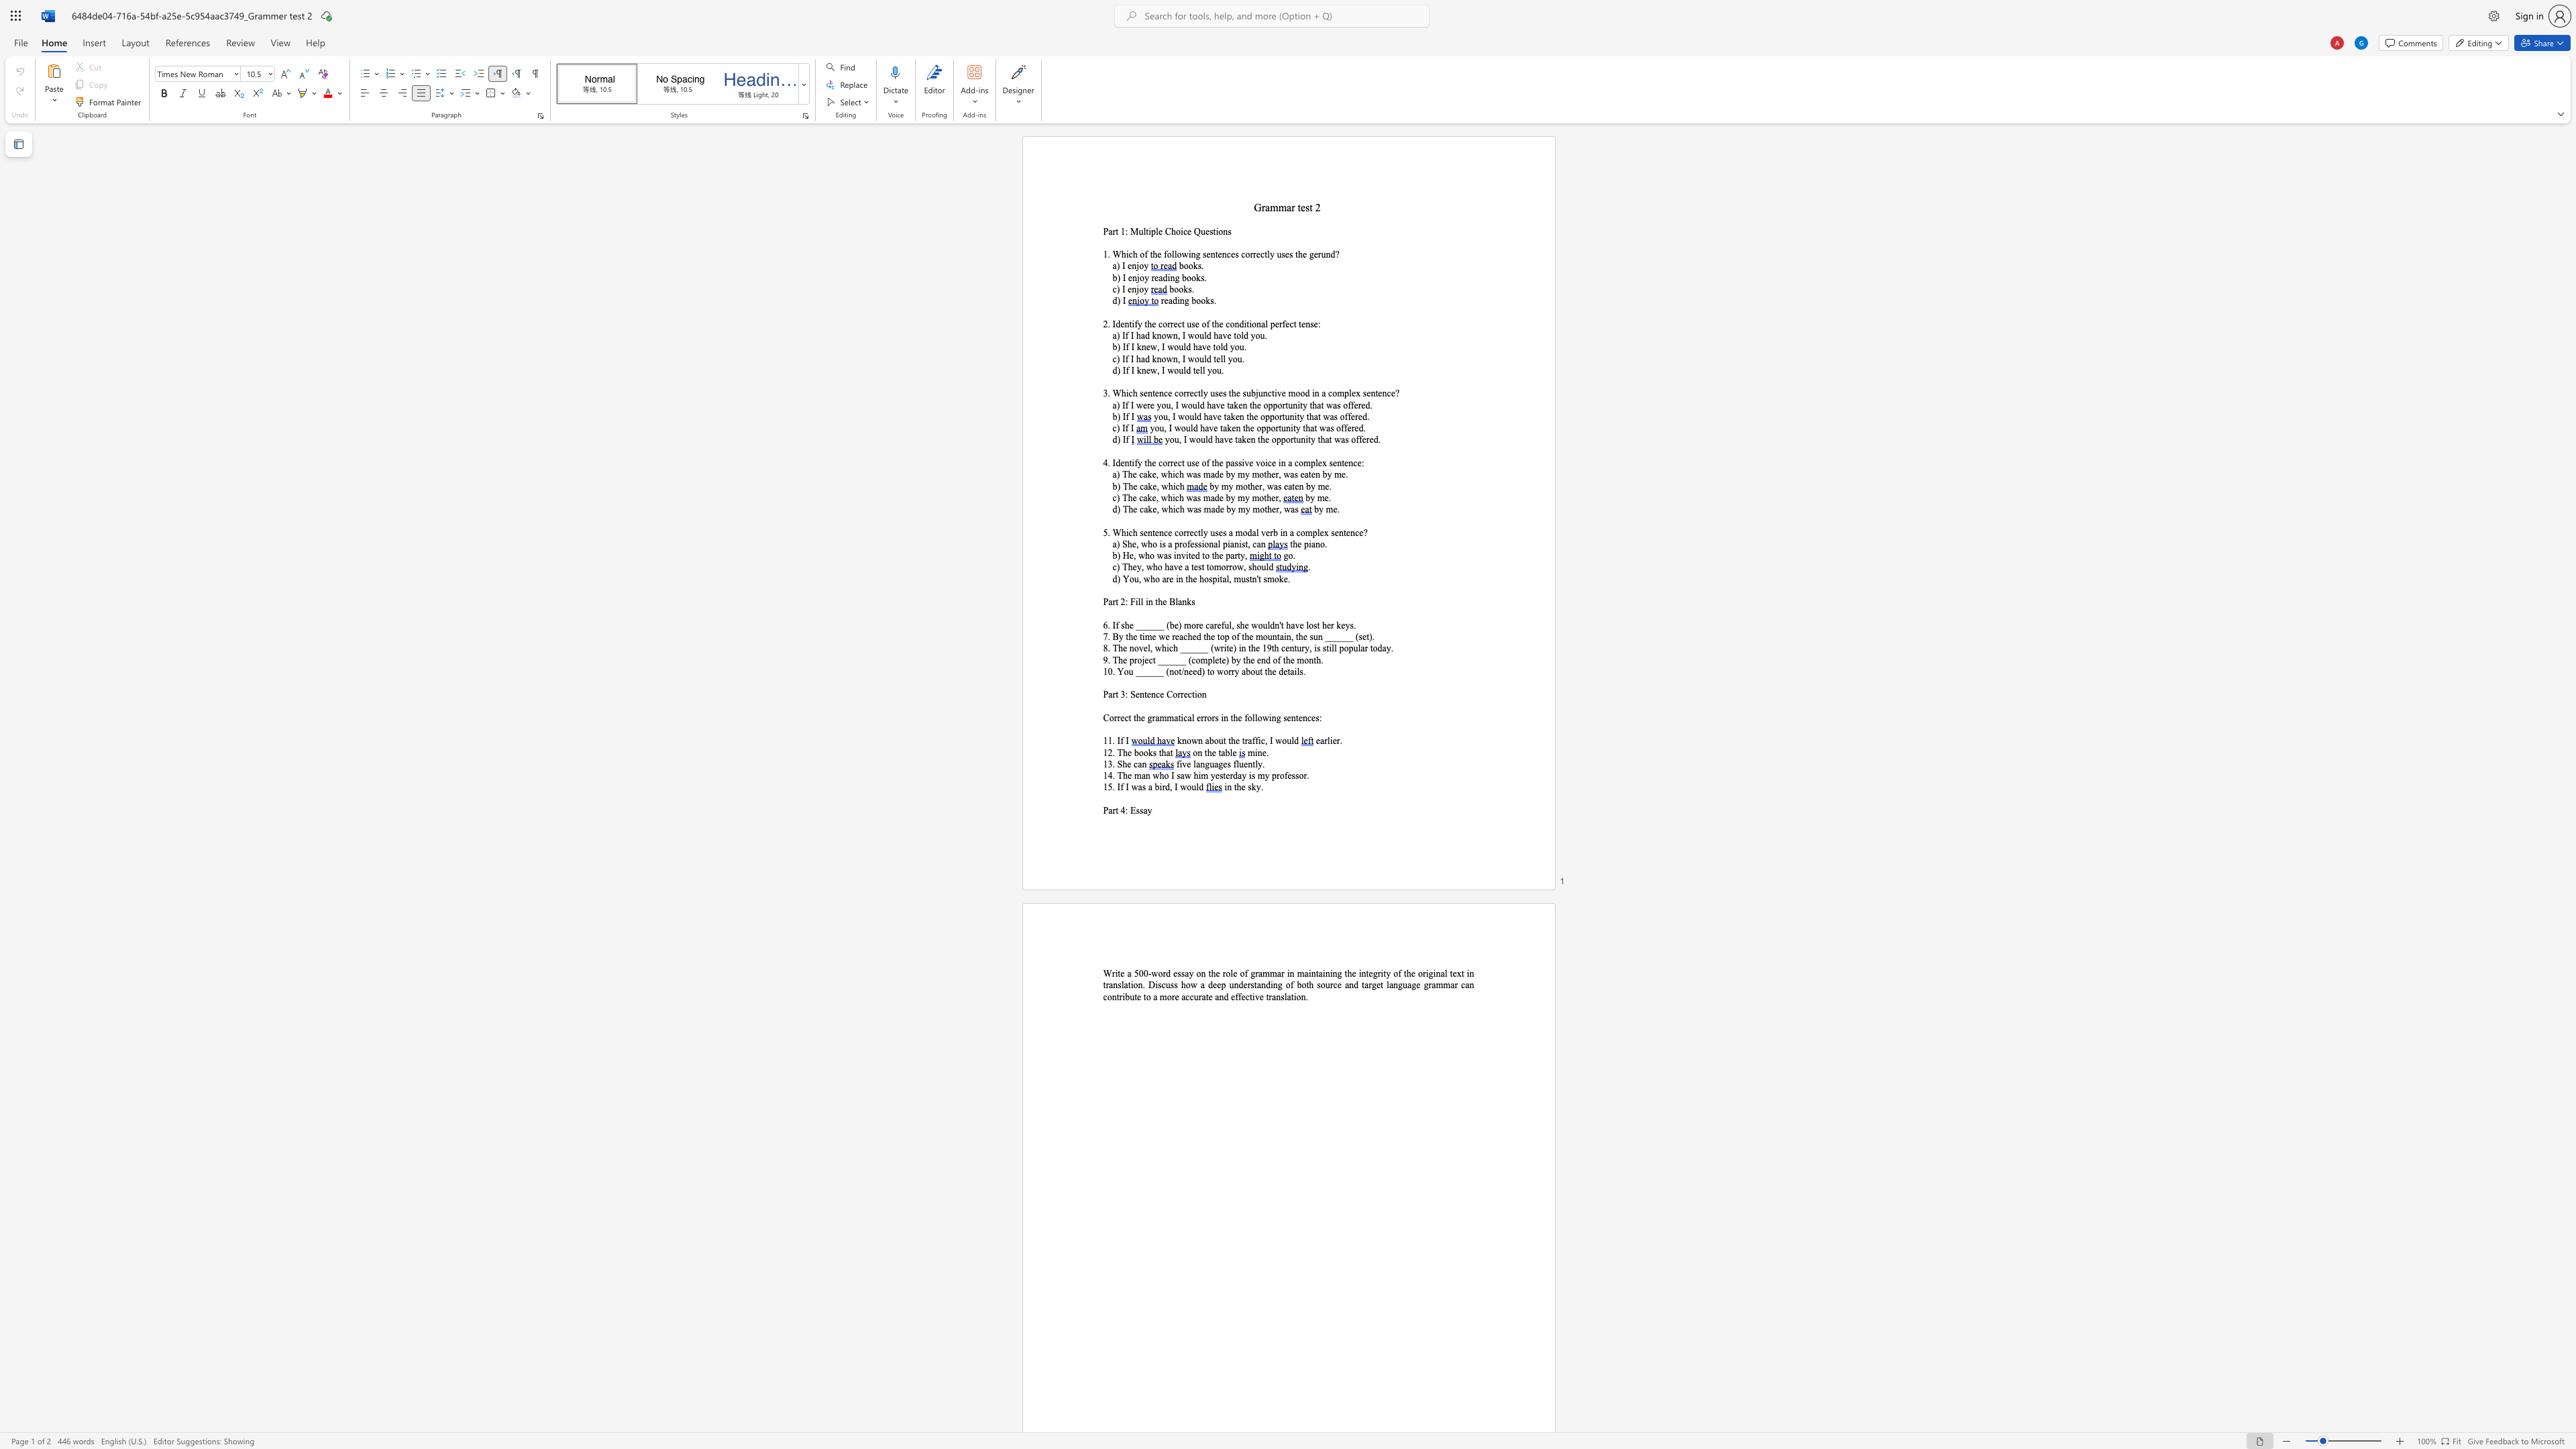 This screenshot has height=1449, width=2576. I want to click on the space between the continuous character "n" and "s" in the text, so click(1279, 996).